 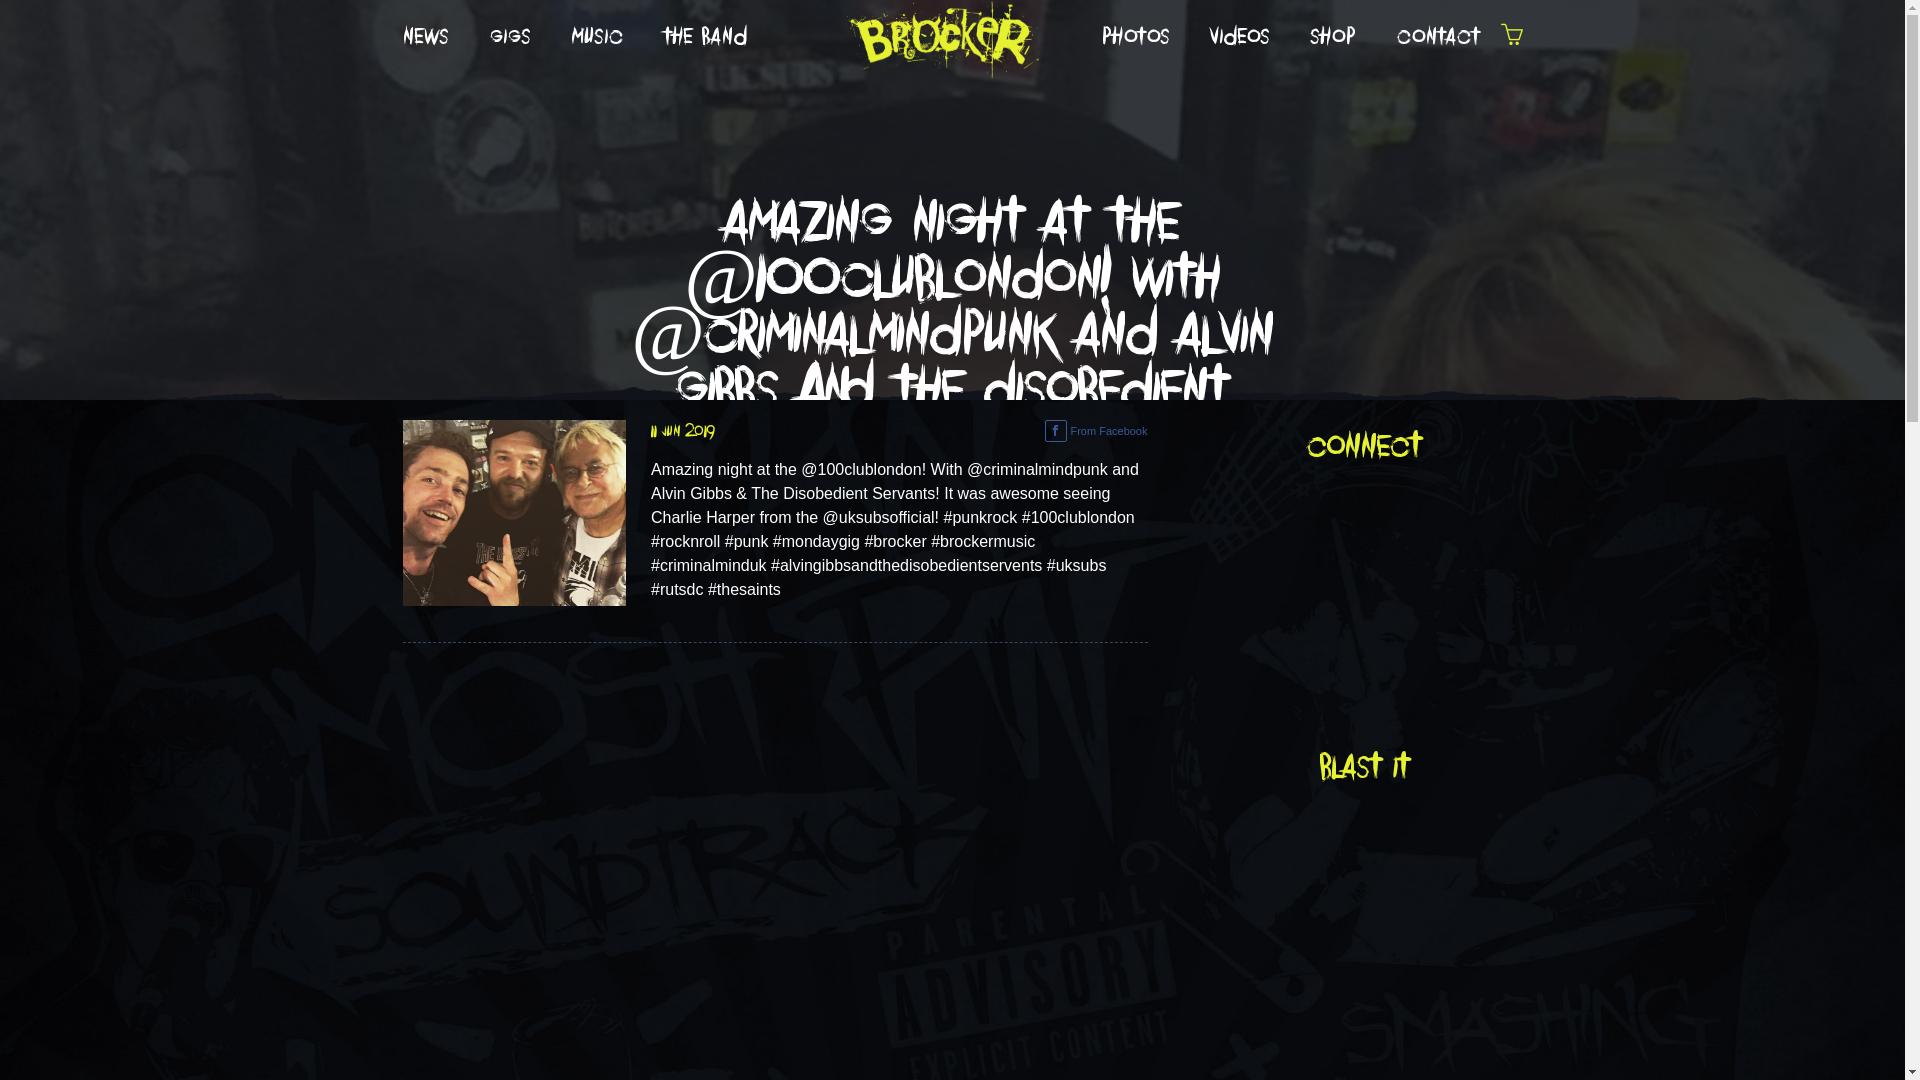 What do you see at coordinates (1437, 37) in the screenshot?
I see `'contact'` at bounding box center [1437, 37].